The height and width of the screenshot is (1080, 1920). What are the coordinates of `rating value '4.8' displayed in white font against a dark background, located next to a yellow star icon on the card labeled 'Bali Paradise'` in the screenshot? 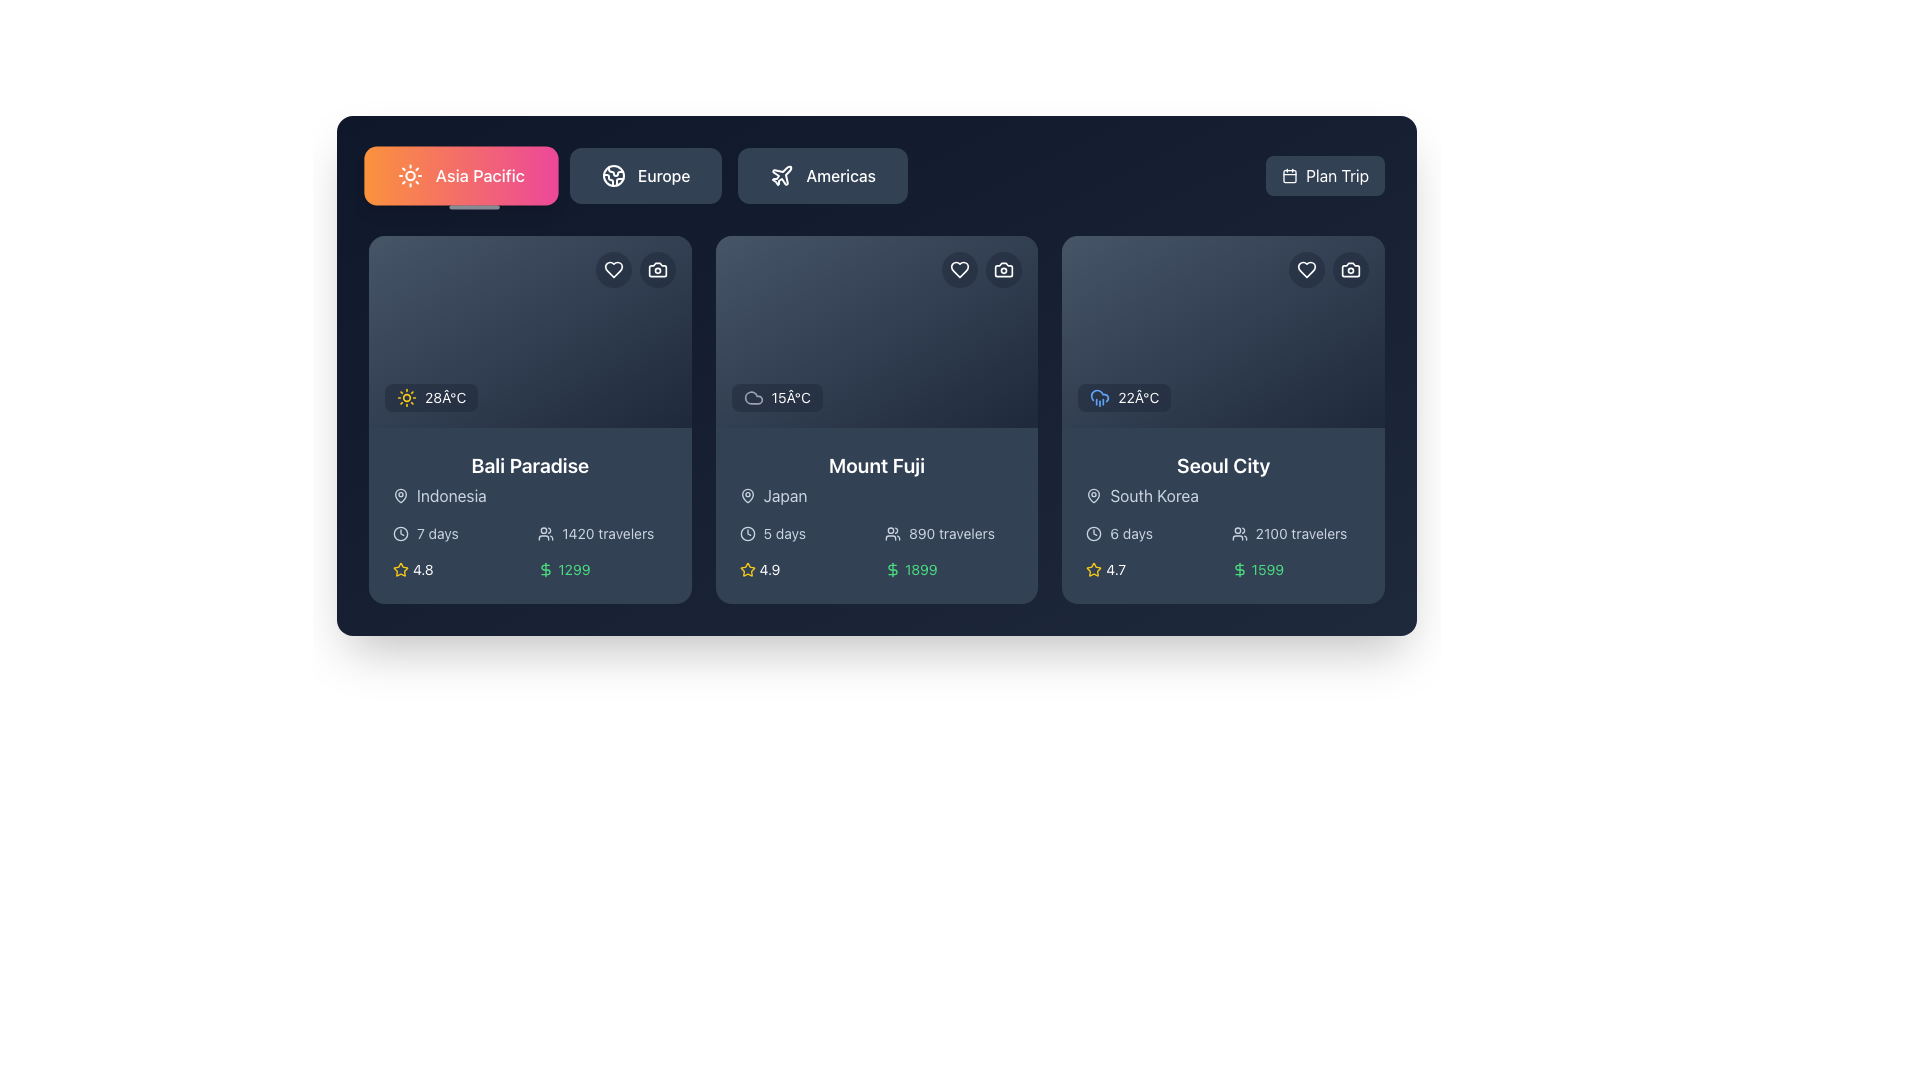 It's located at (422, 570).